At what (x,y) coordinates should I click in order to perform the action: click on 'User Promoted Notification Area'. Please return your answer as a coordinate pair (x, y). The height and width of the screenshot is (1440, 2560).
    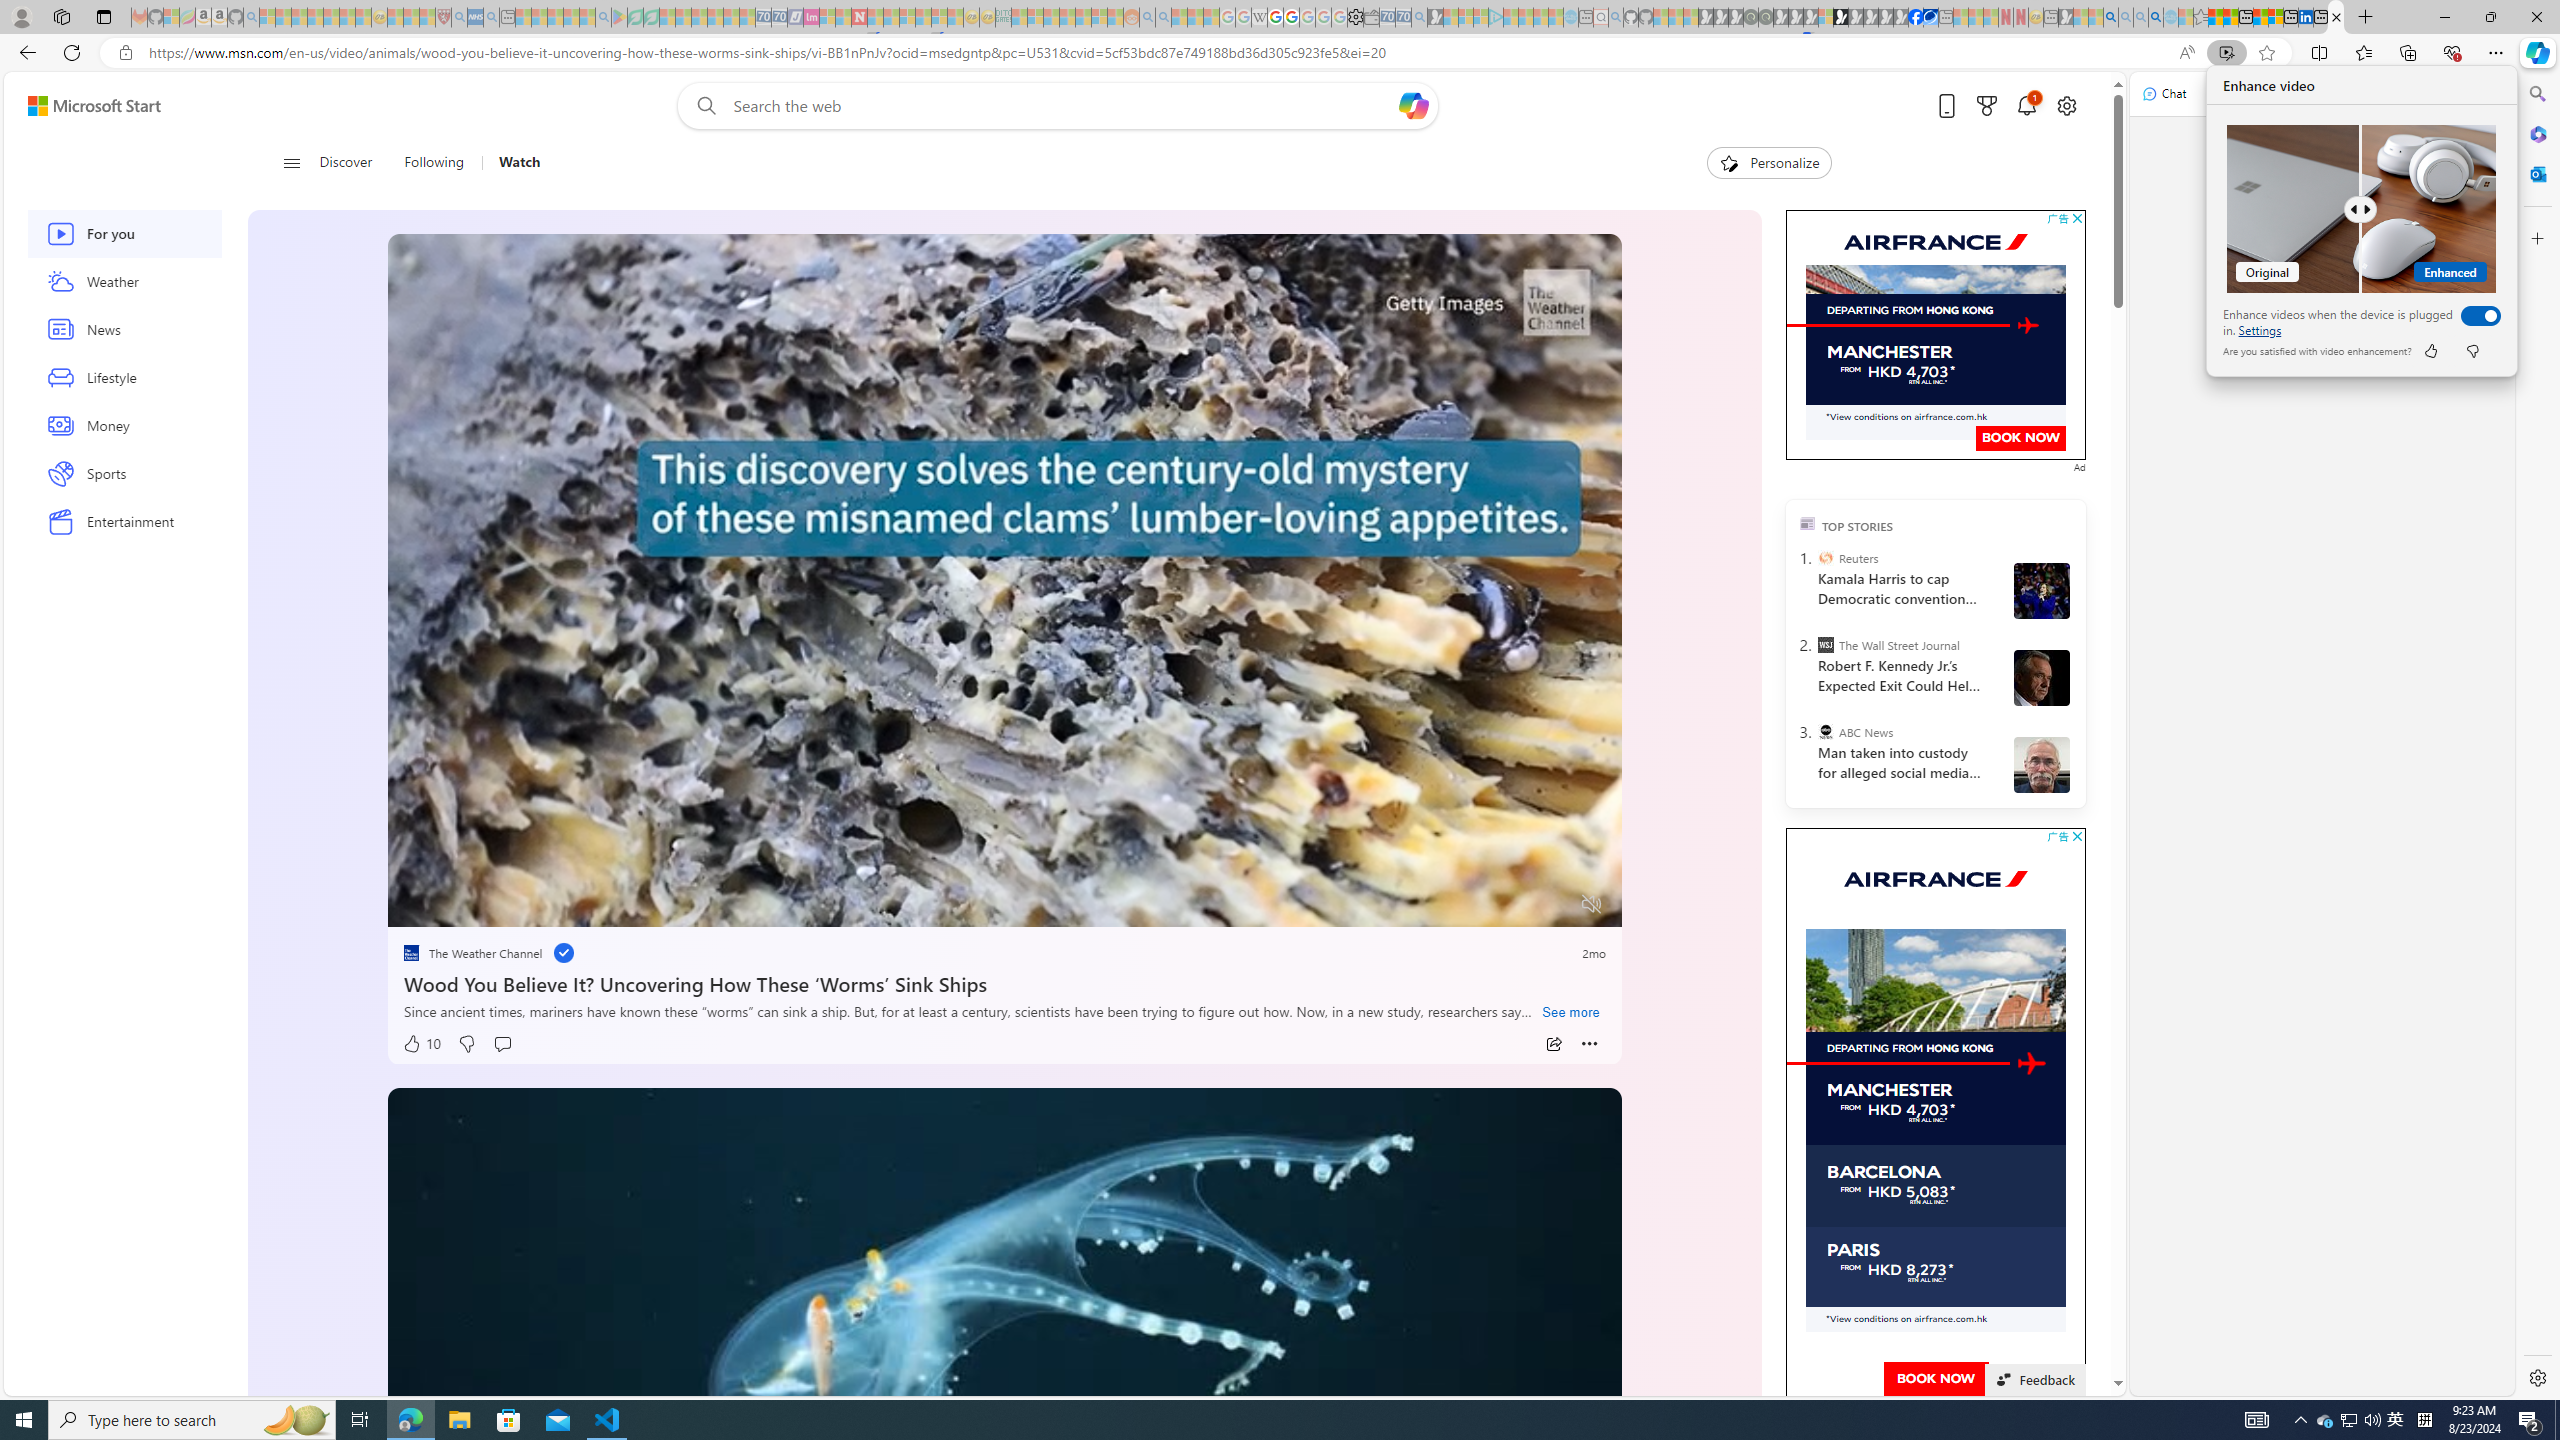
    Looking at the image, I should click on (2349, 1418).